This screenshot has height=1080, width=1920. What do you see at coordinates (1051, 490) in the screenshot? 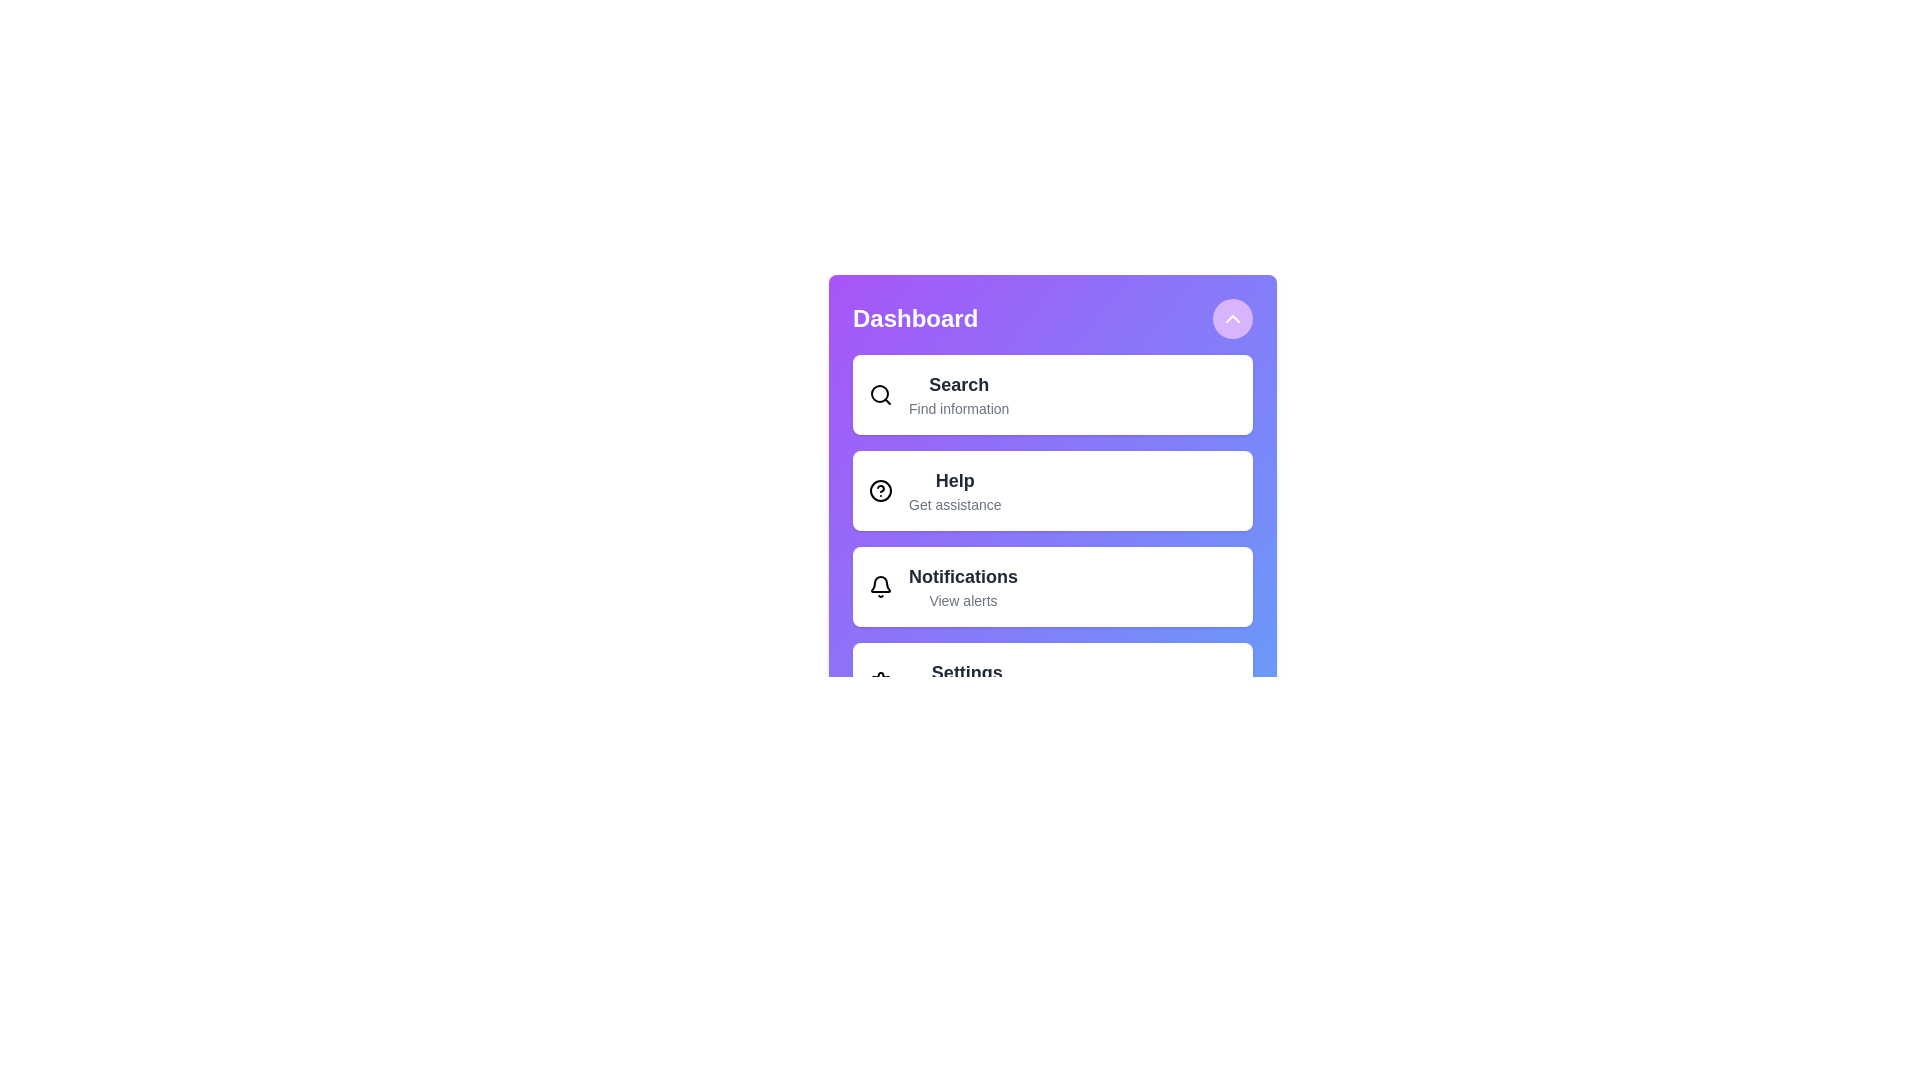
I see `the menu item labeled Help to select it` at bounding box center [1051, 490].